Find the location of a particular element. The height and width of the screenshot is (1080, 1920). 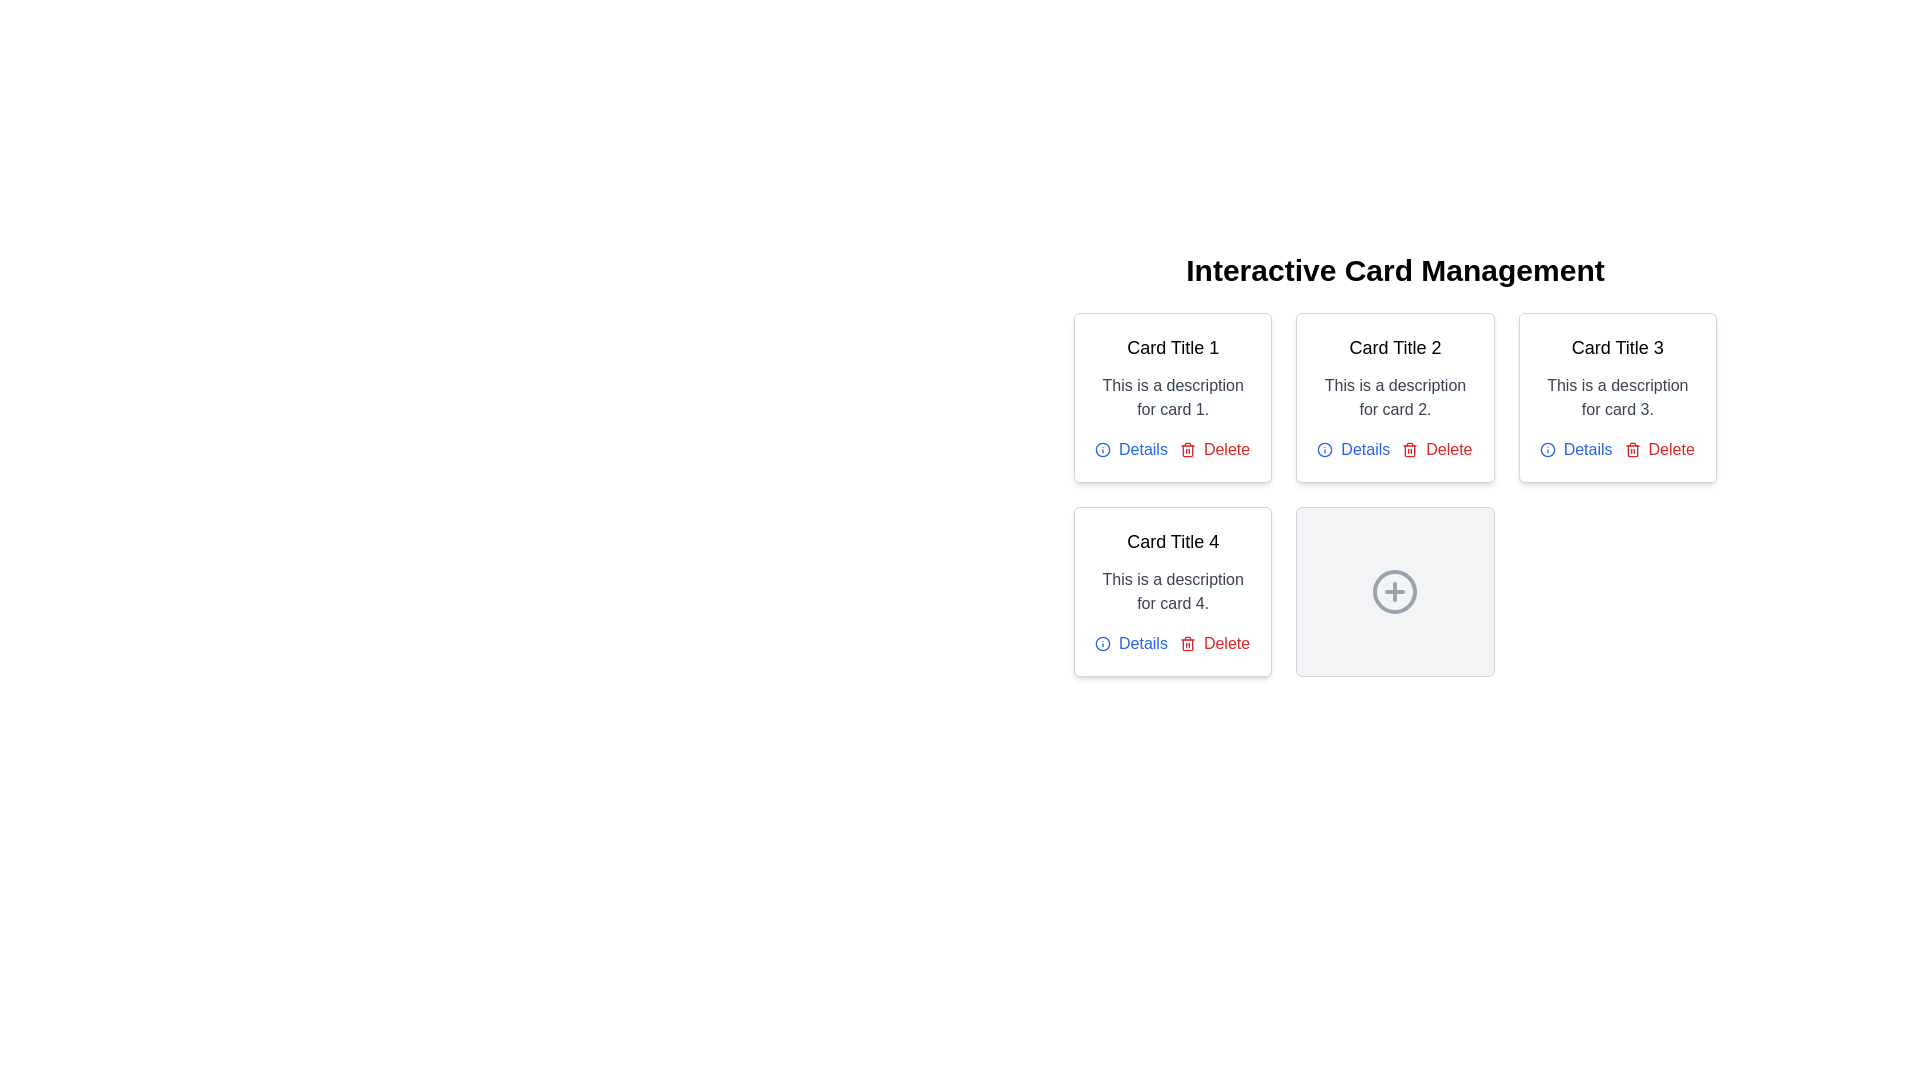

the circular blue outlined icon with an 'i' symbol, which is part of the 'Details' text link in the lower-left corner of the first card in the grid layout is located at coordinates (1102, 450).